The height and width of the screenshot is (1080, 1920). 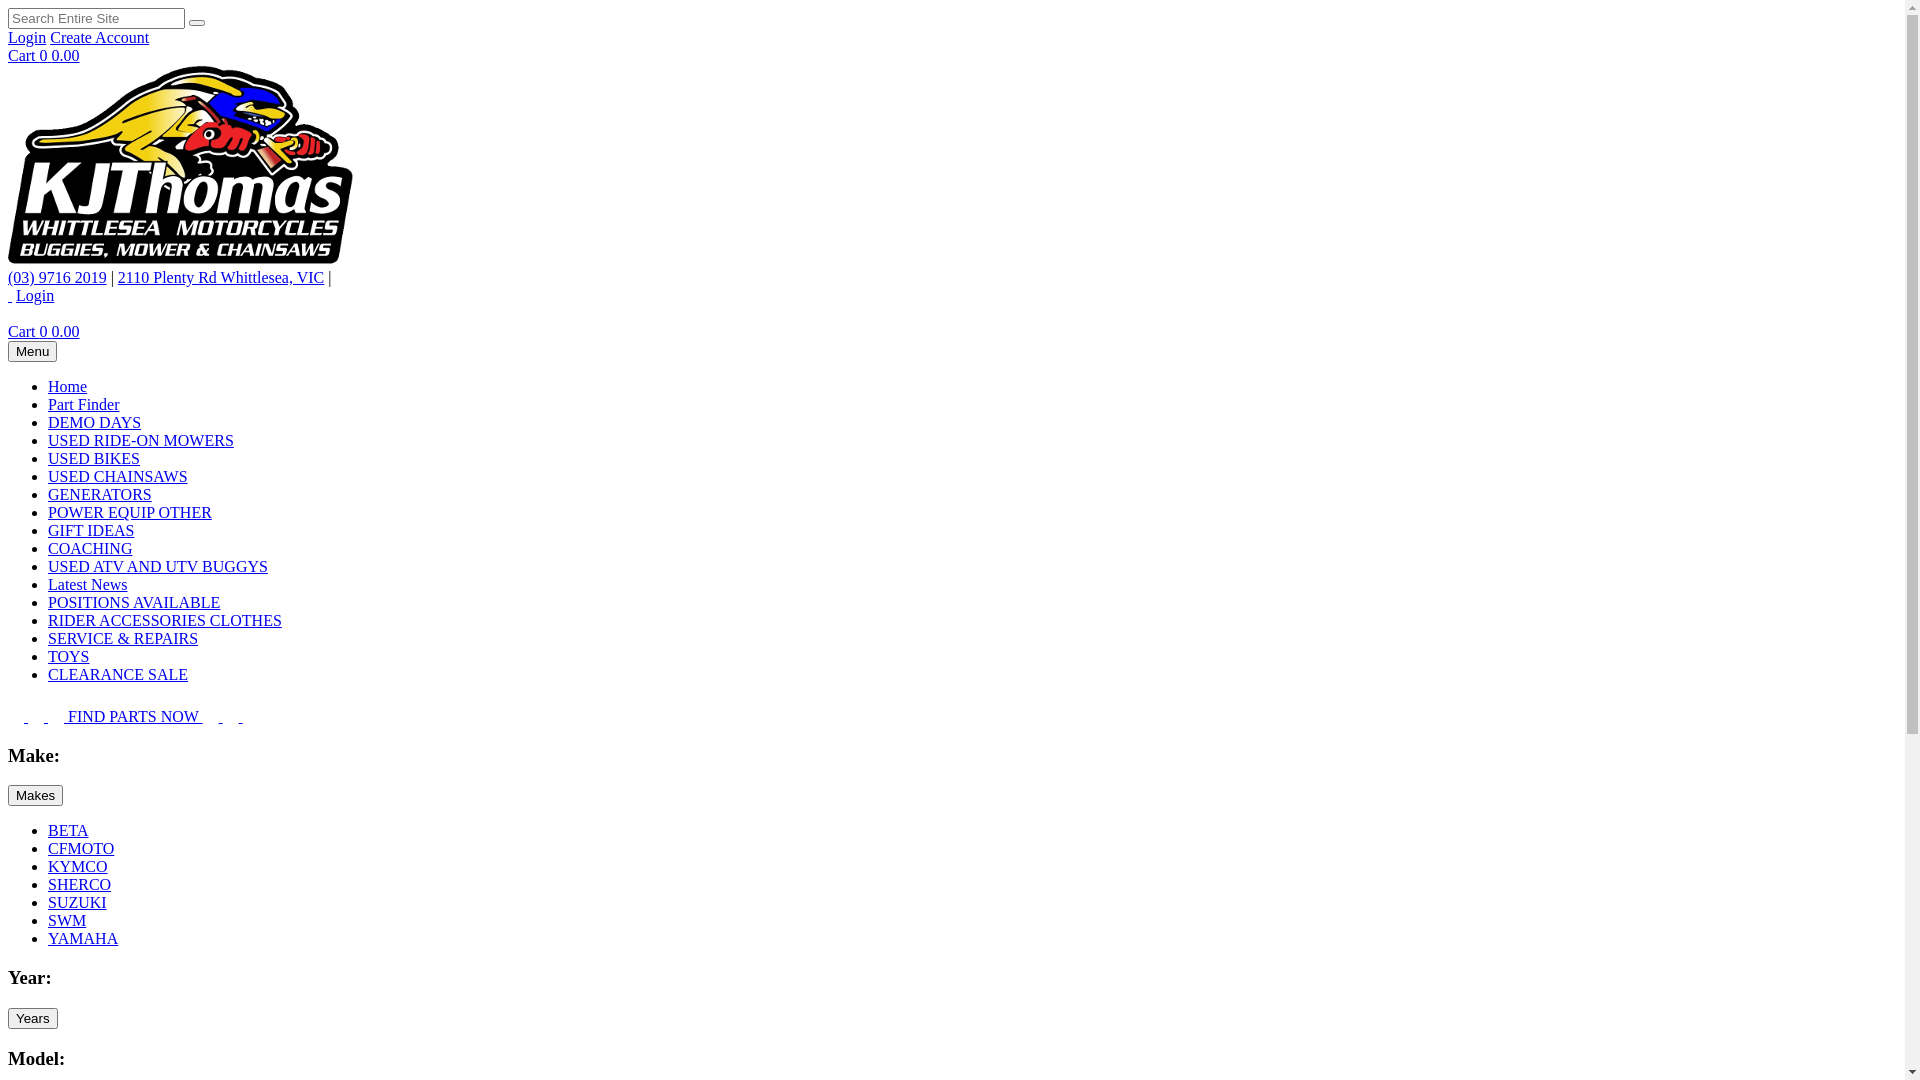 I want to click on '(03) 9716 2019', so click(x=8, y=277).